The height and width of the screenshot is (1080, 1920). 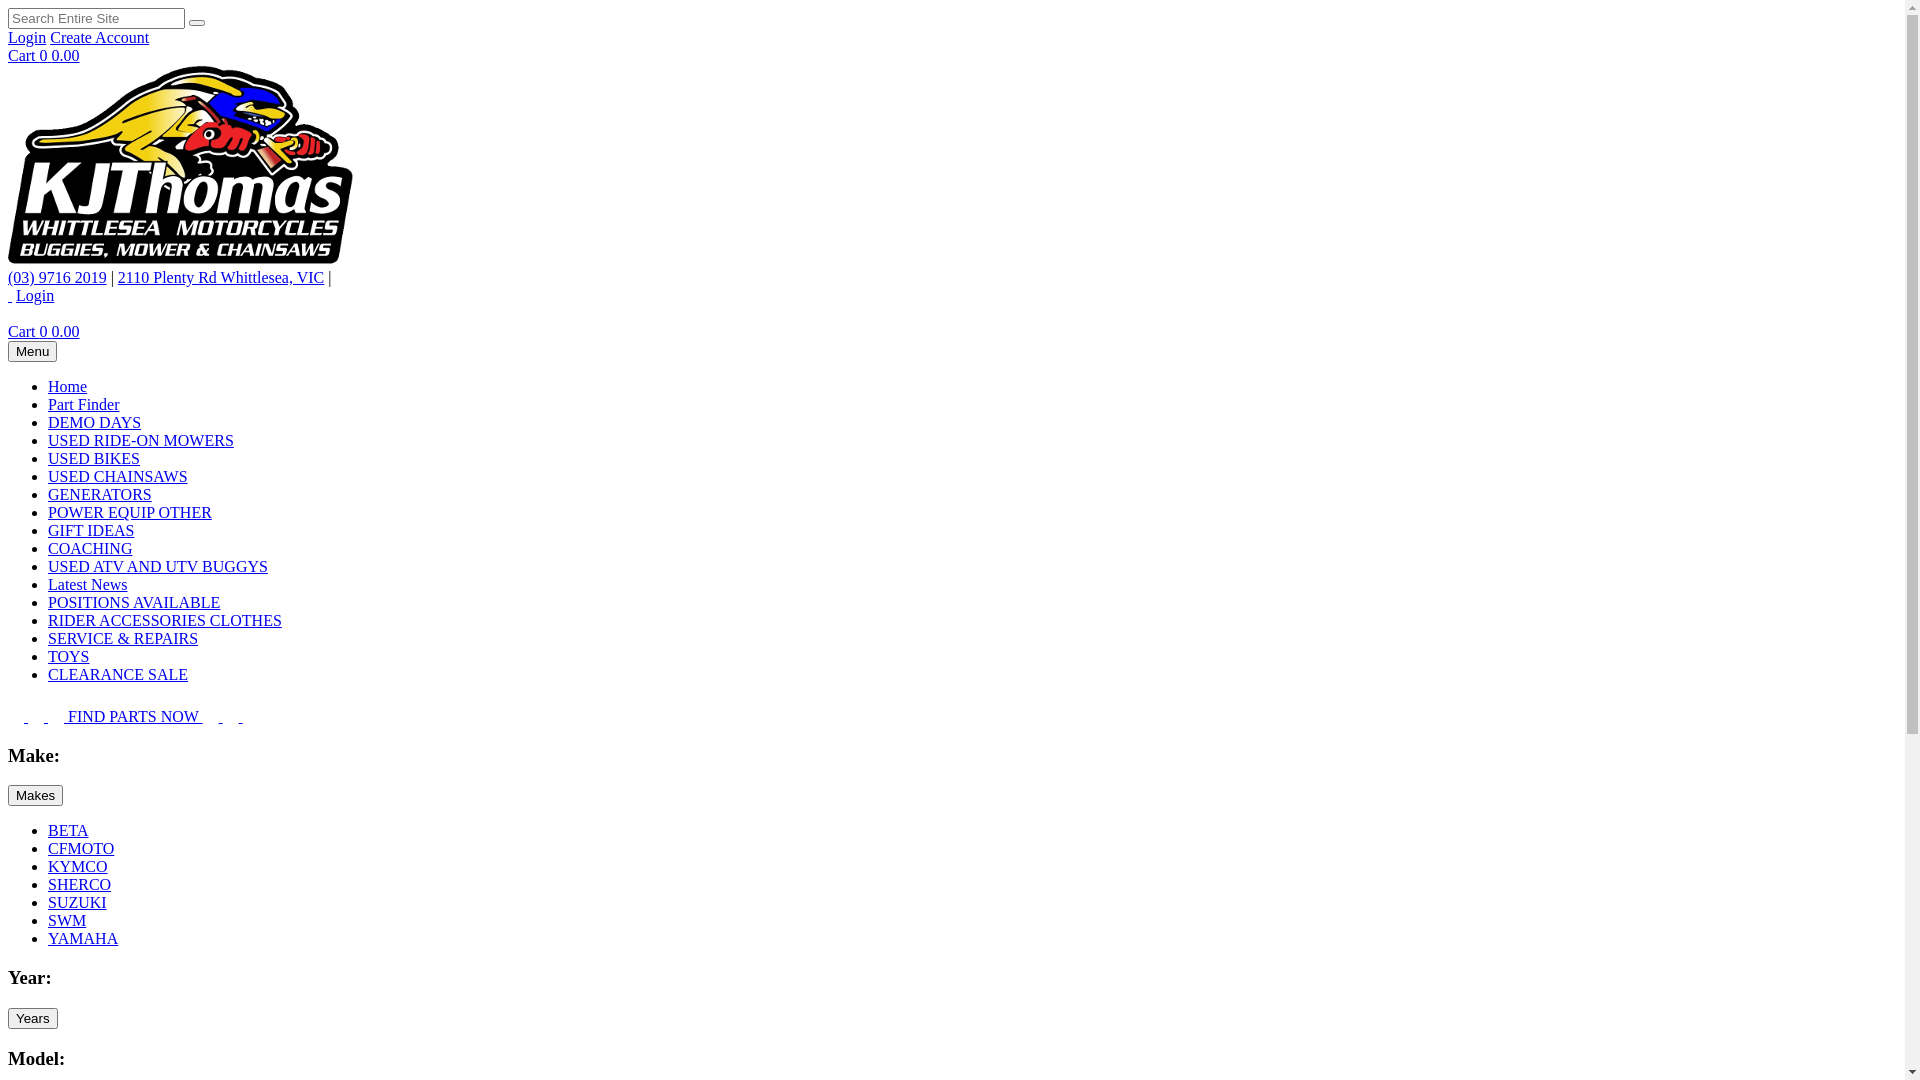 I want to click on '(03) 9716 2019', so click(x=8, y=277).